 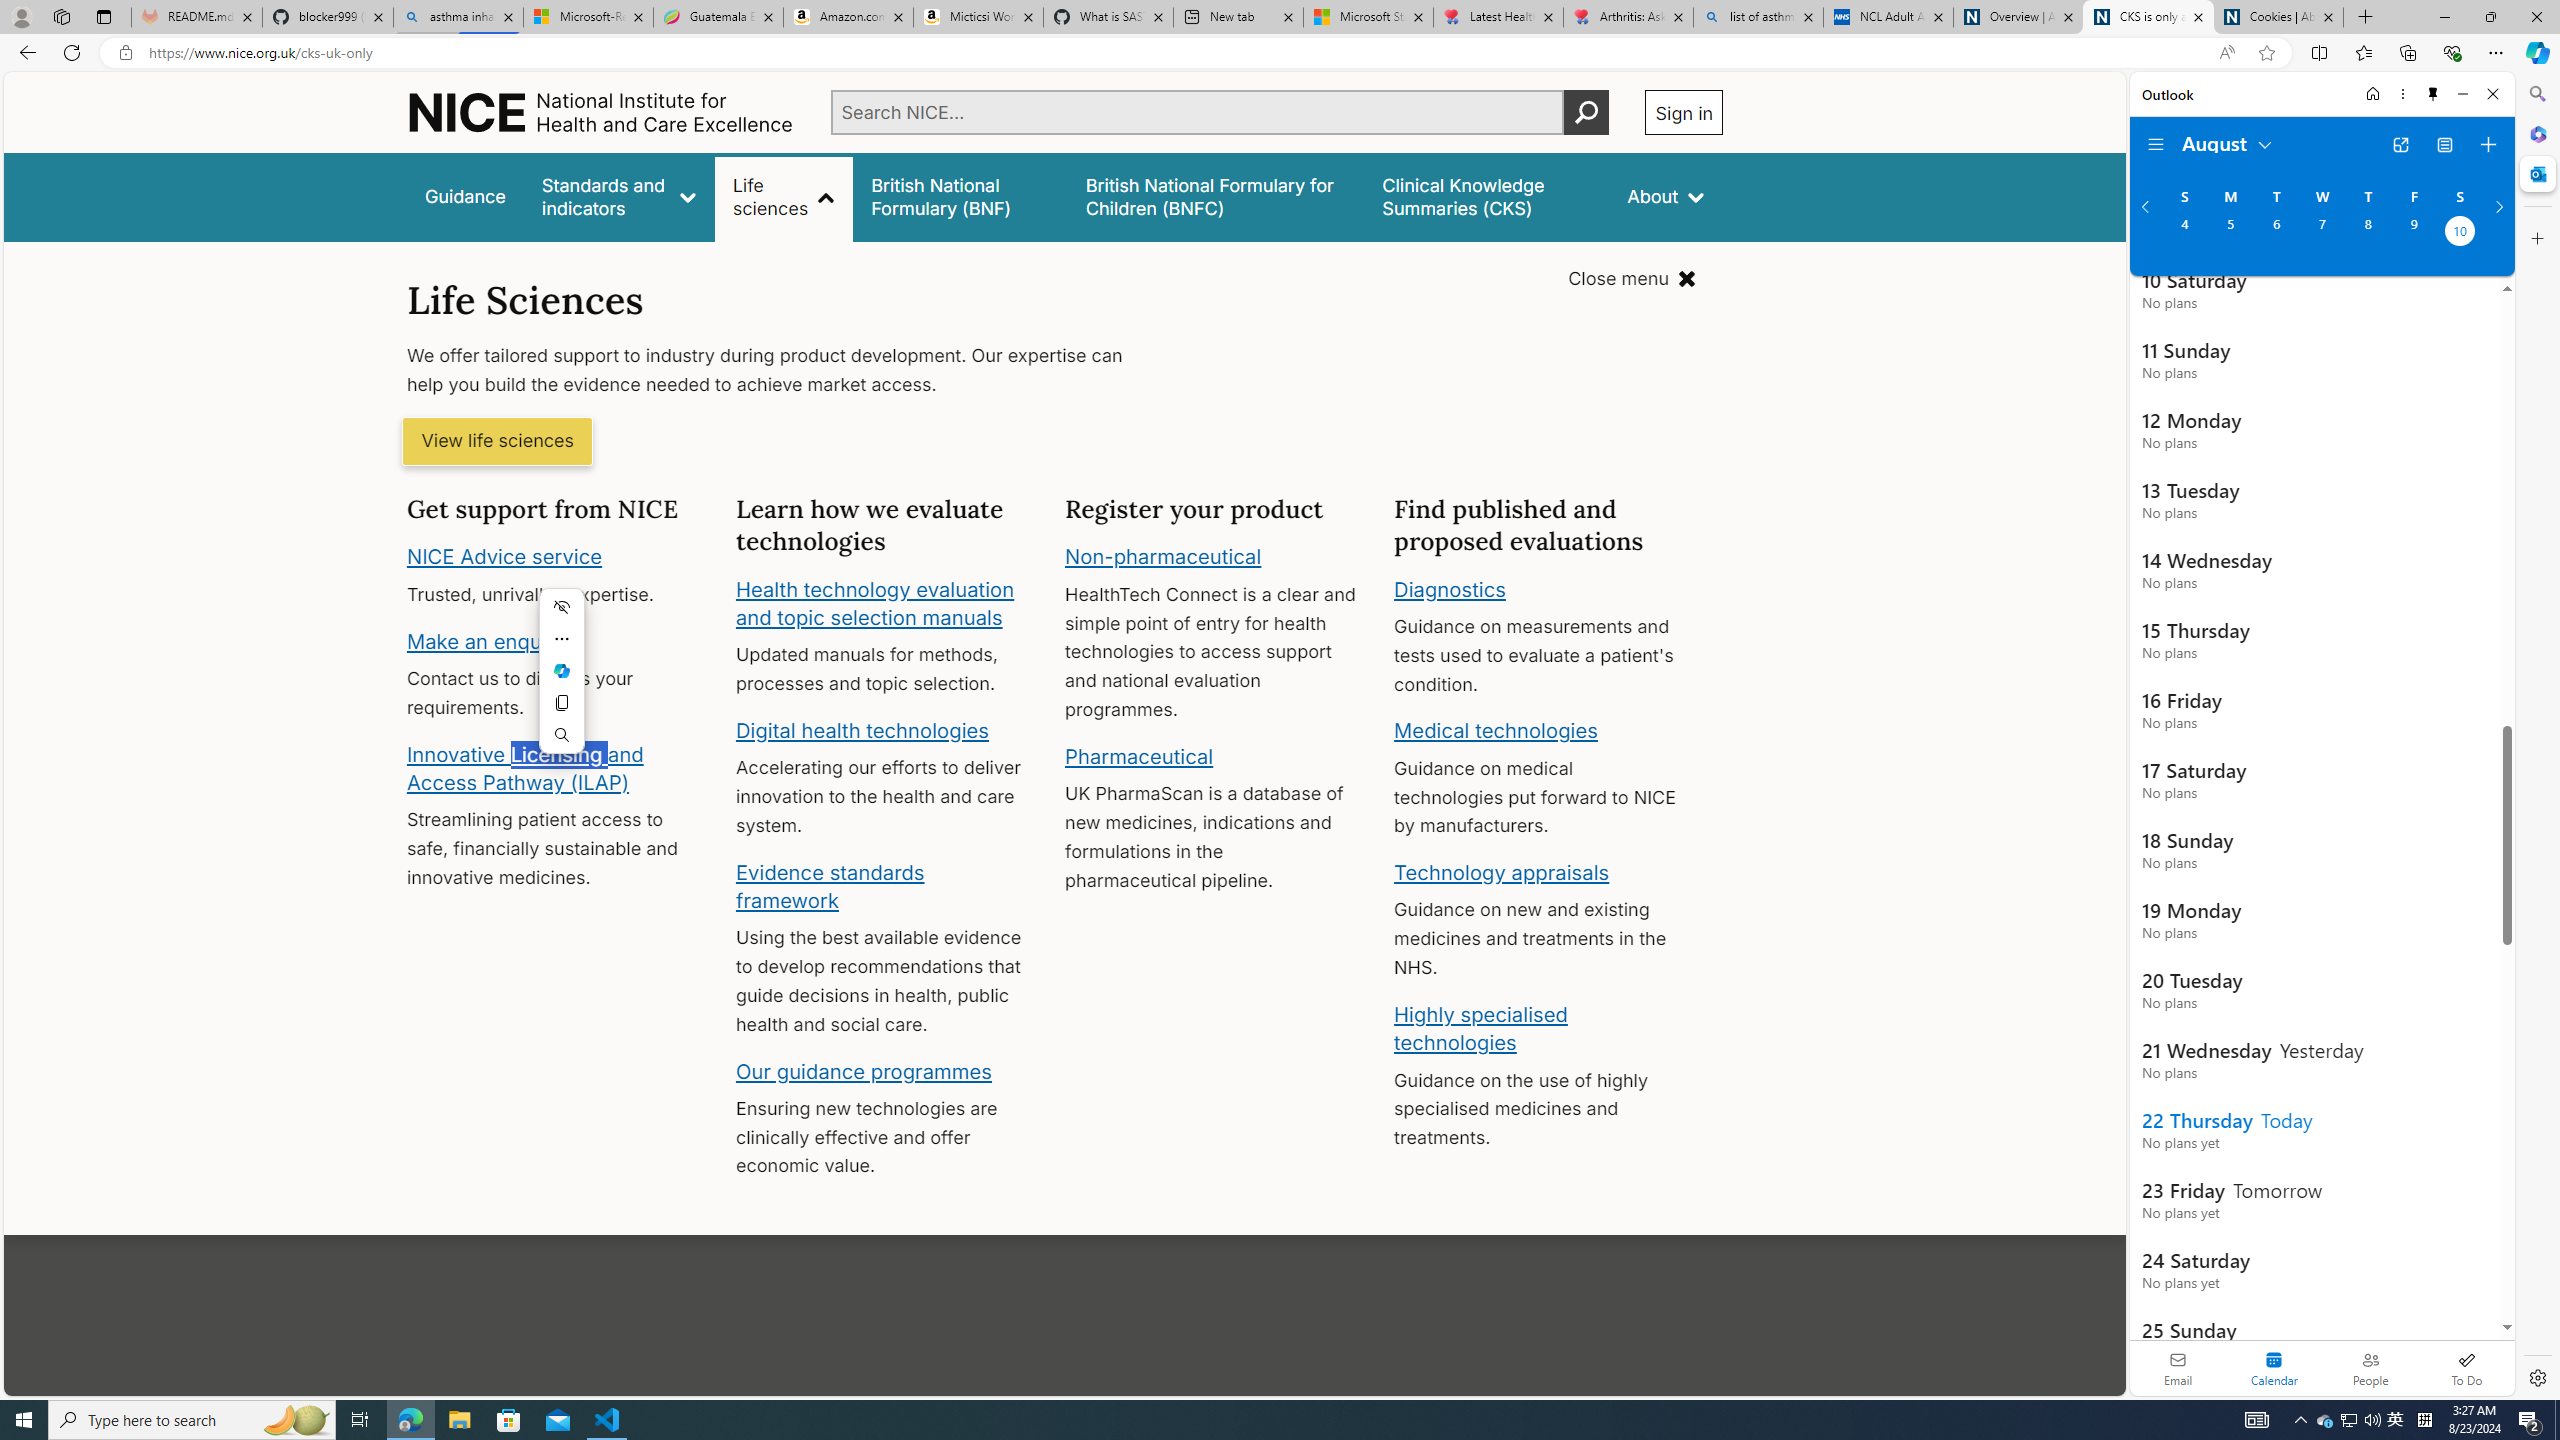 What do you see at coordinates (873, 602) in the screenshot?
I see `'Health technology evaluation and topic selection manuals'` at bounding box center [873, 602].